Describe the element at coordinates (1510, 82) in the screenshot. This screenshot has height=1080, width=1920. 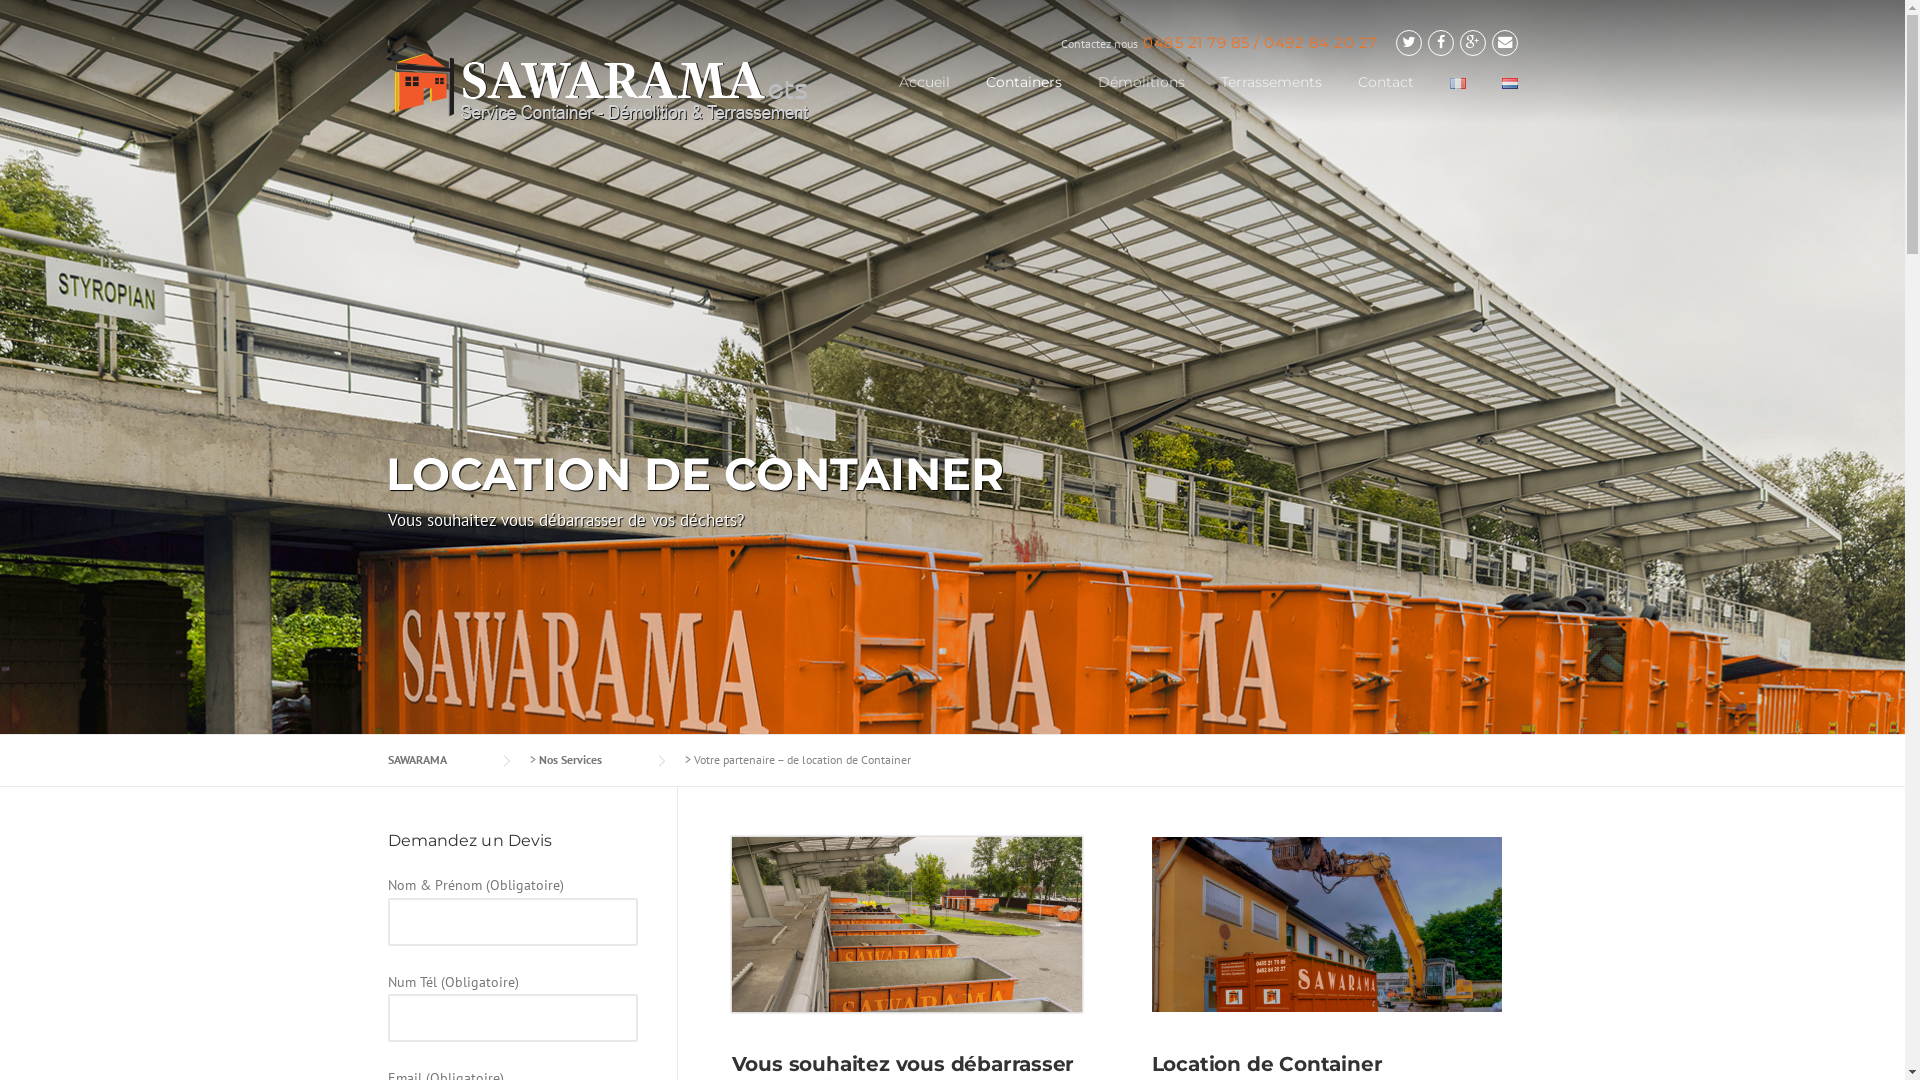
I see `'Nederlands'` at that location.